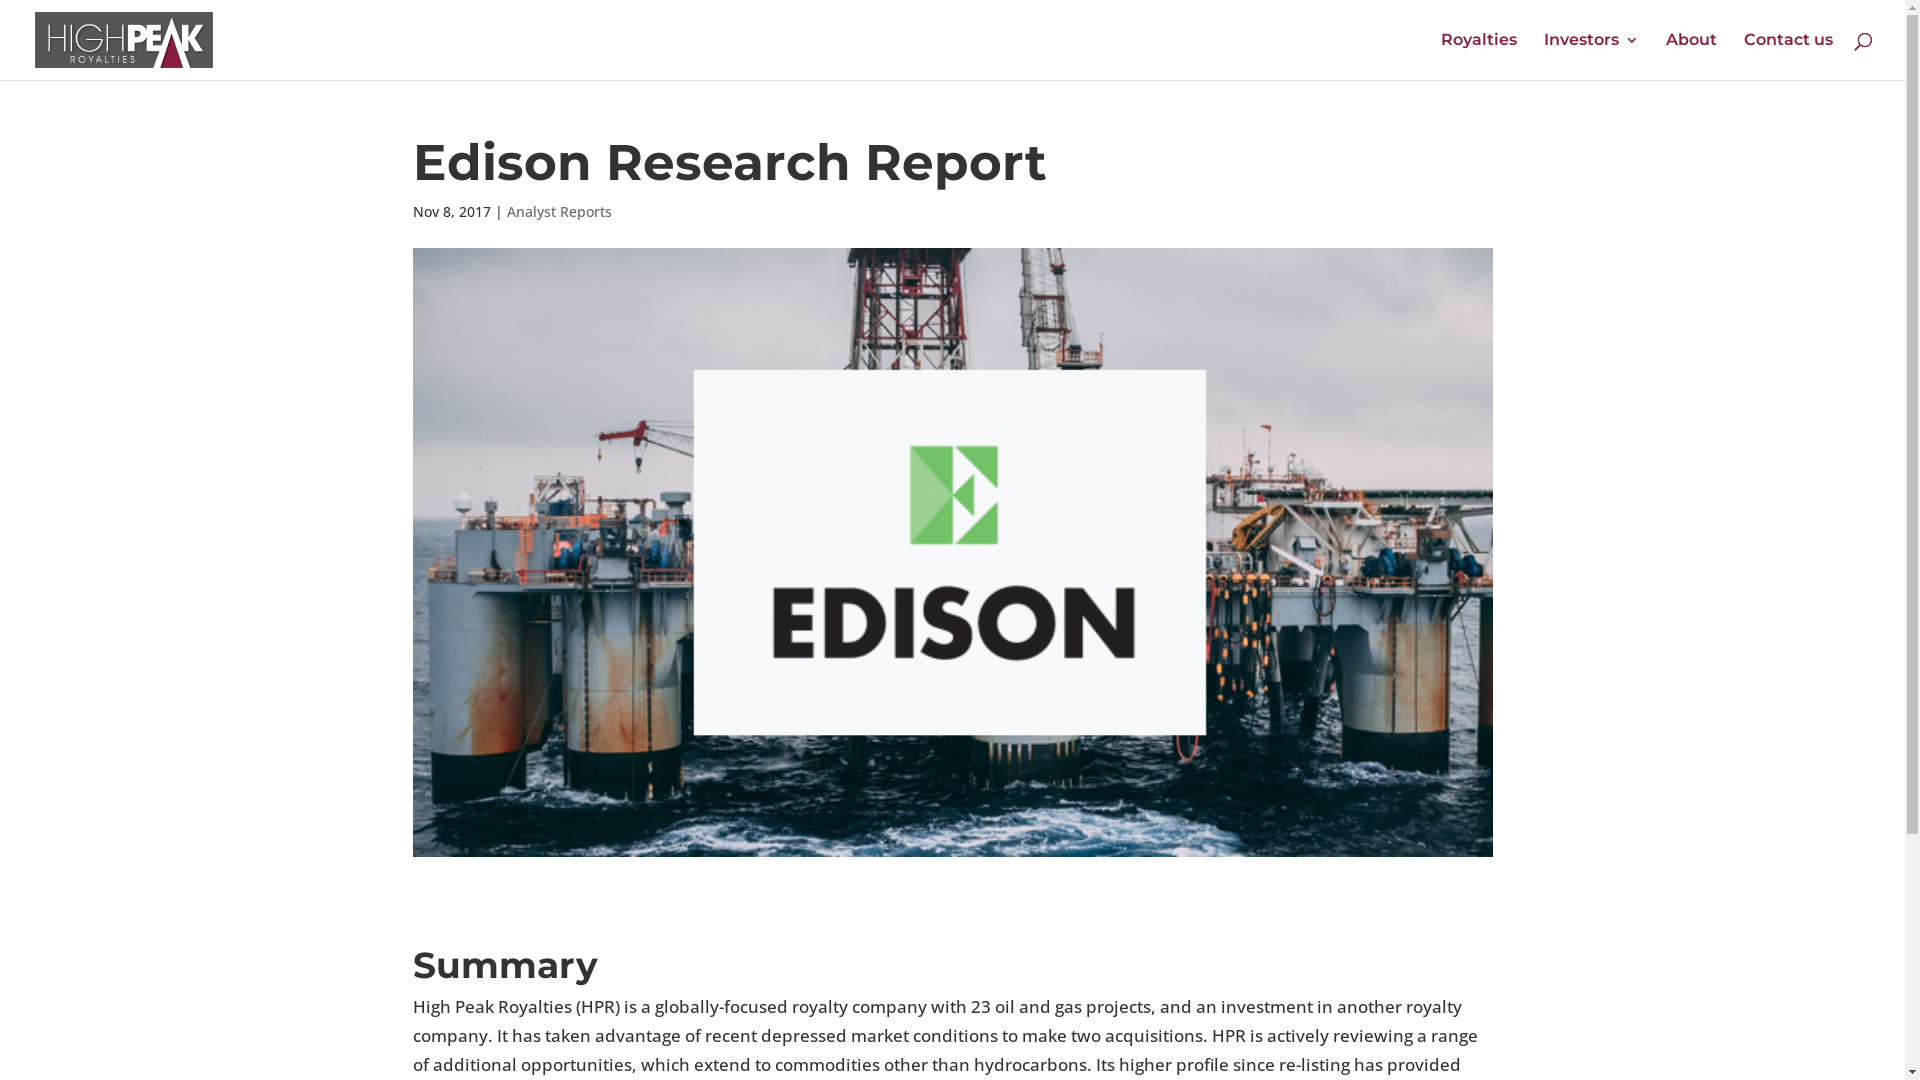 This screenshot has width=1920, height=1080. What do you see at coordinates (1788, 55) in the screenshot?
I see `'Contact us'` at bounding box center [1788, 55].